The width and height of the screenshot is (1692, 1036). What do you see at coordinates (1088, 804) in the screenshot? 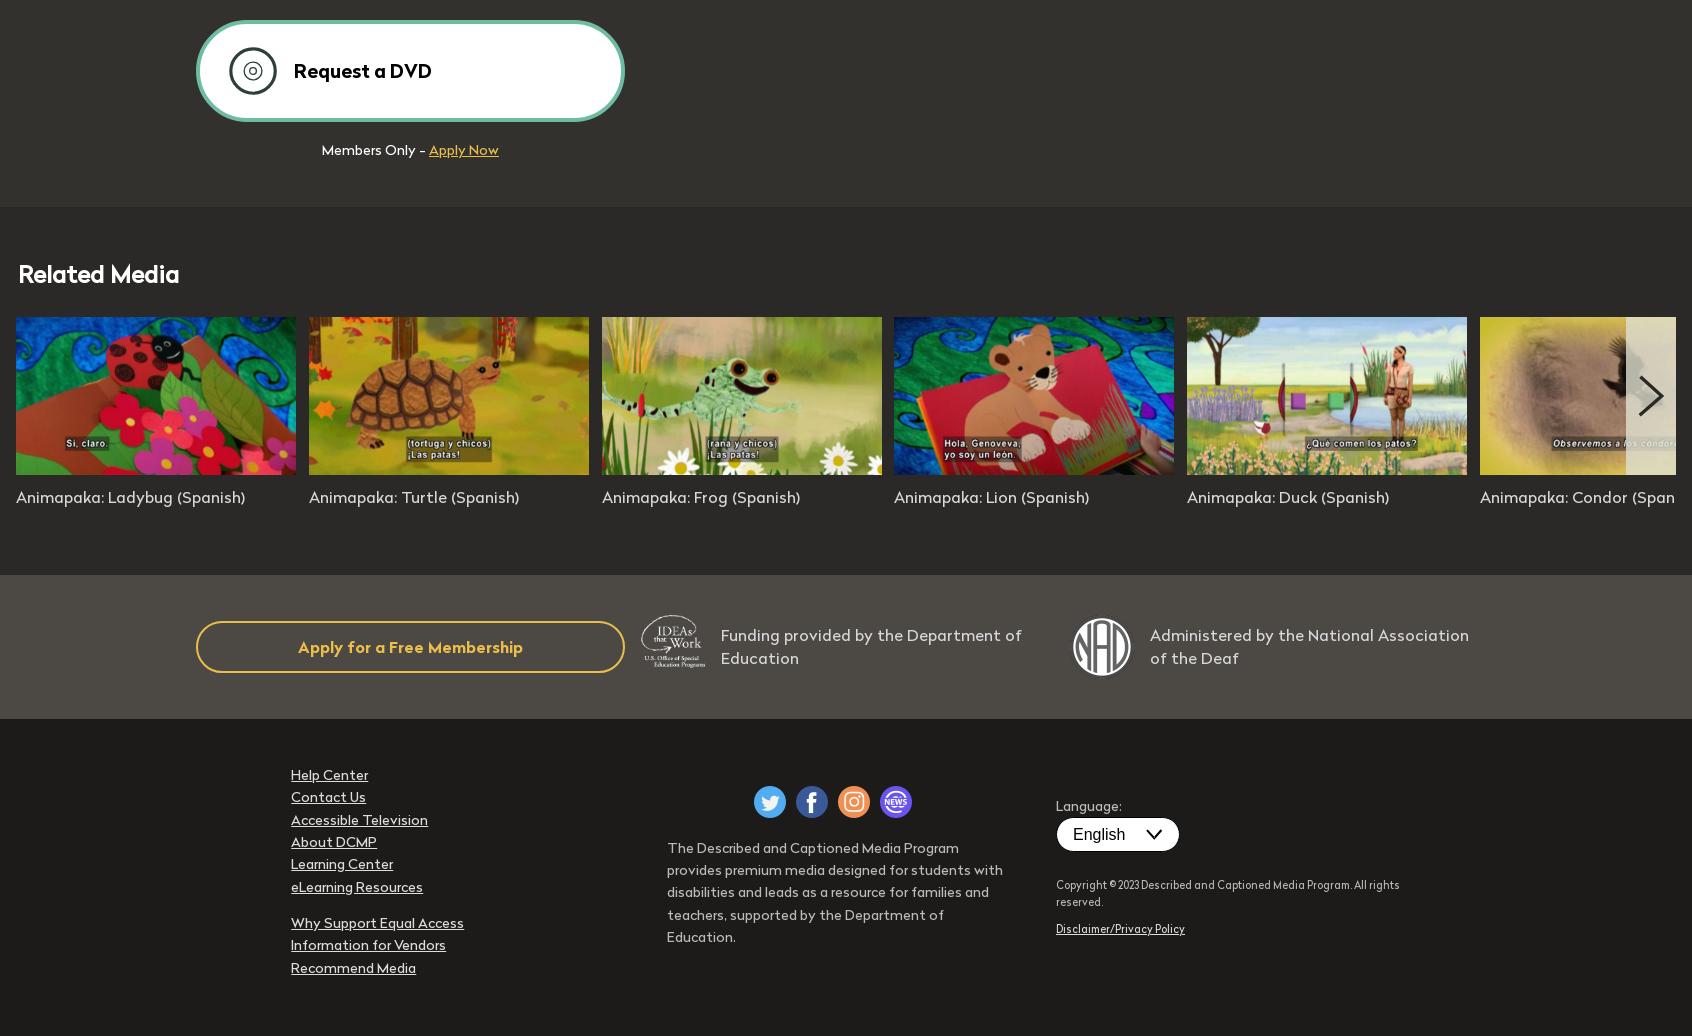
I see `'Language:'` at bounding box center [1088, 804].